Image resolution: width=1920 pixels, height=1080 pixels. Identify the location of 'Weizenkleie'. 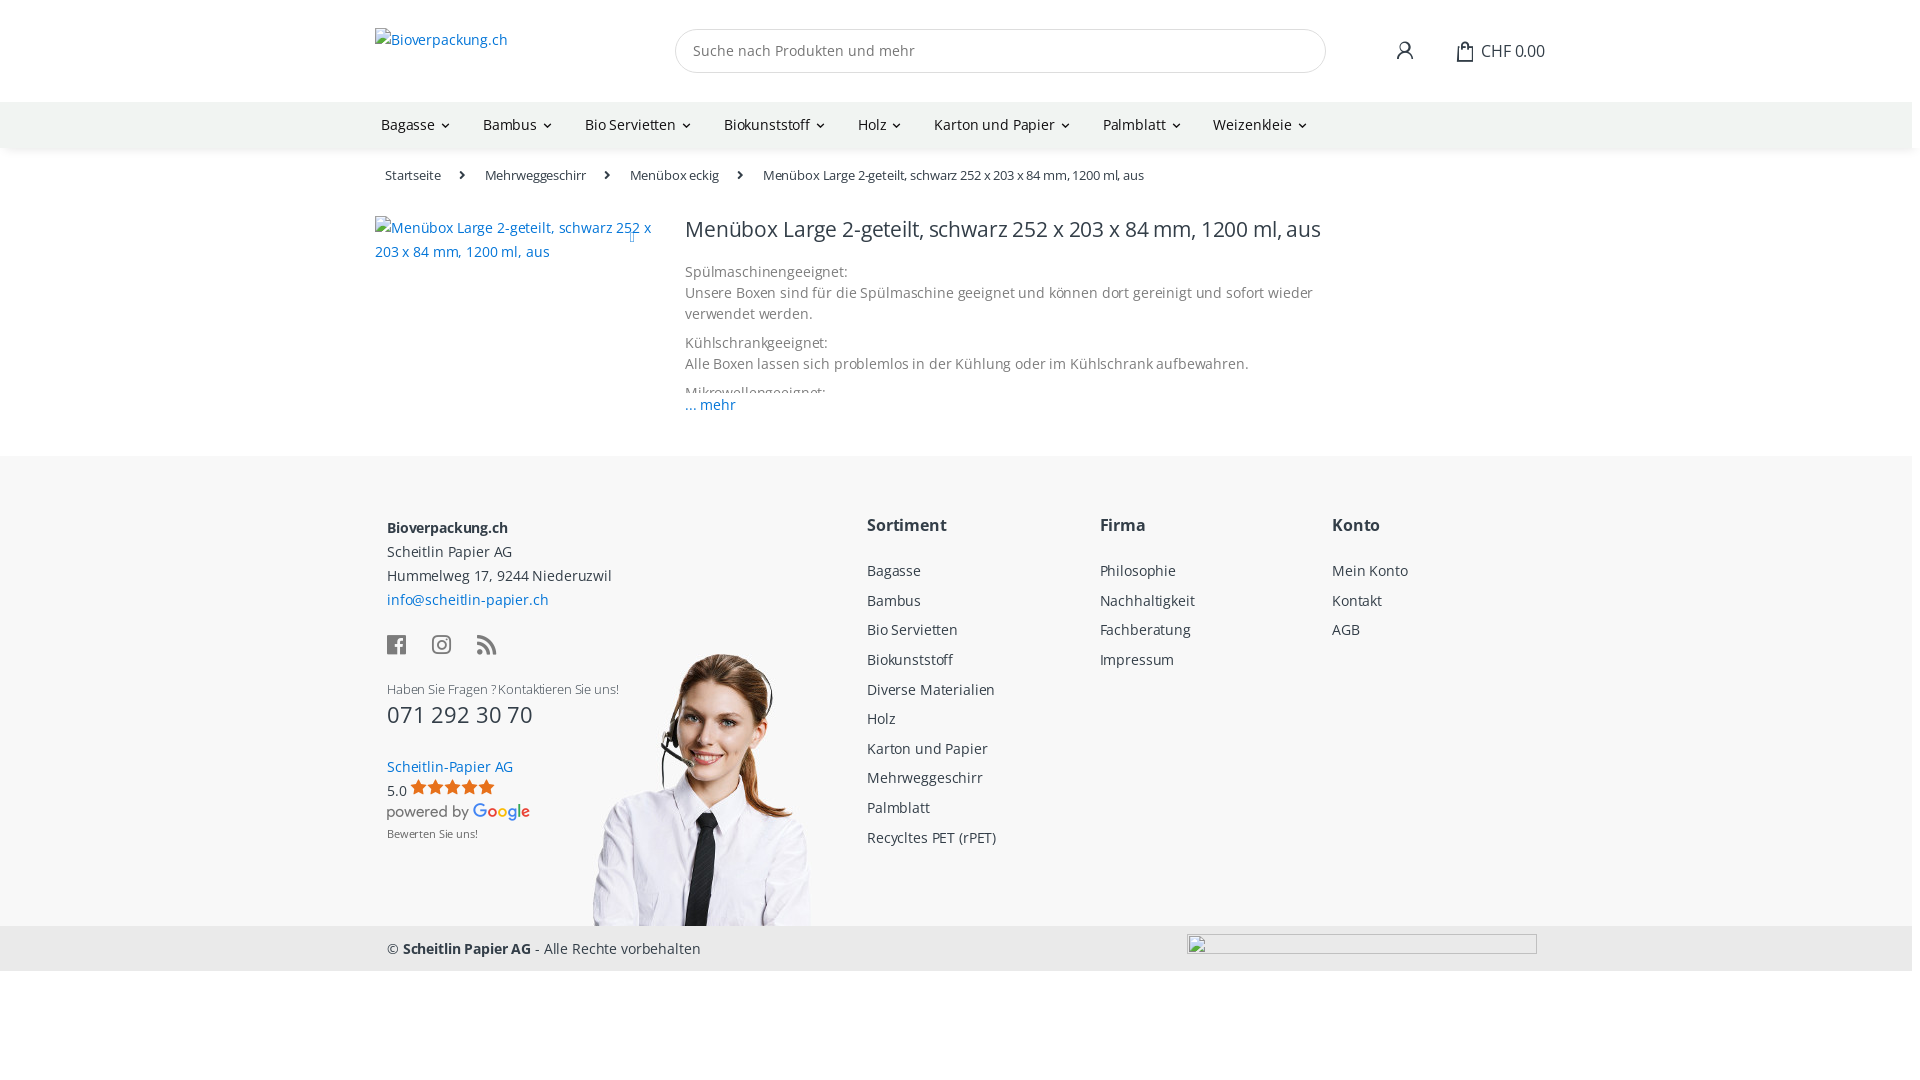
(1261, 124).